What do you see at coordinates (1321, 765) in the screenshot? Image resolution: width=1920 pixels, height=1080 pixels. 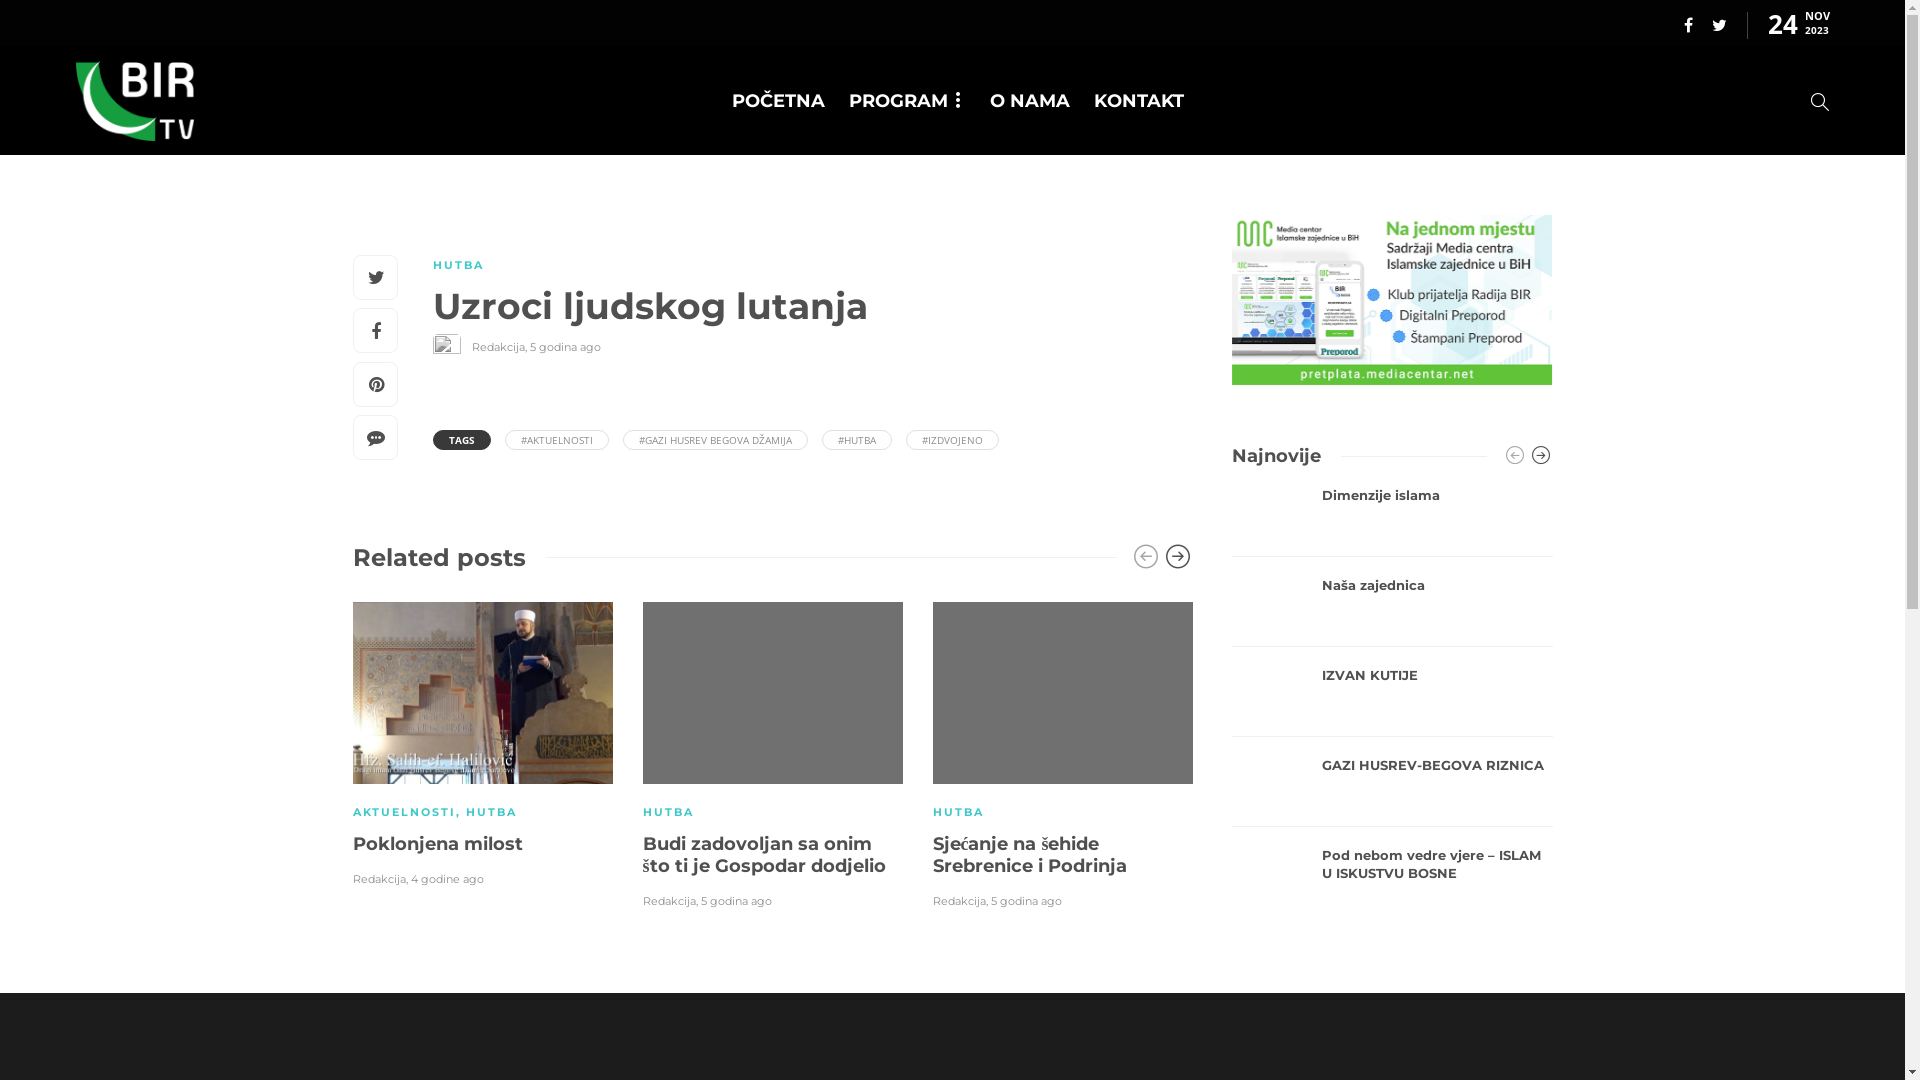 I see `'GAZI HUSREV-BEGOVA RIZNICA'` at bounding box center [1321, 765].